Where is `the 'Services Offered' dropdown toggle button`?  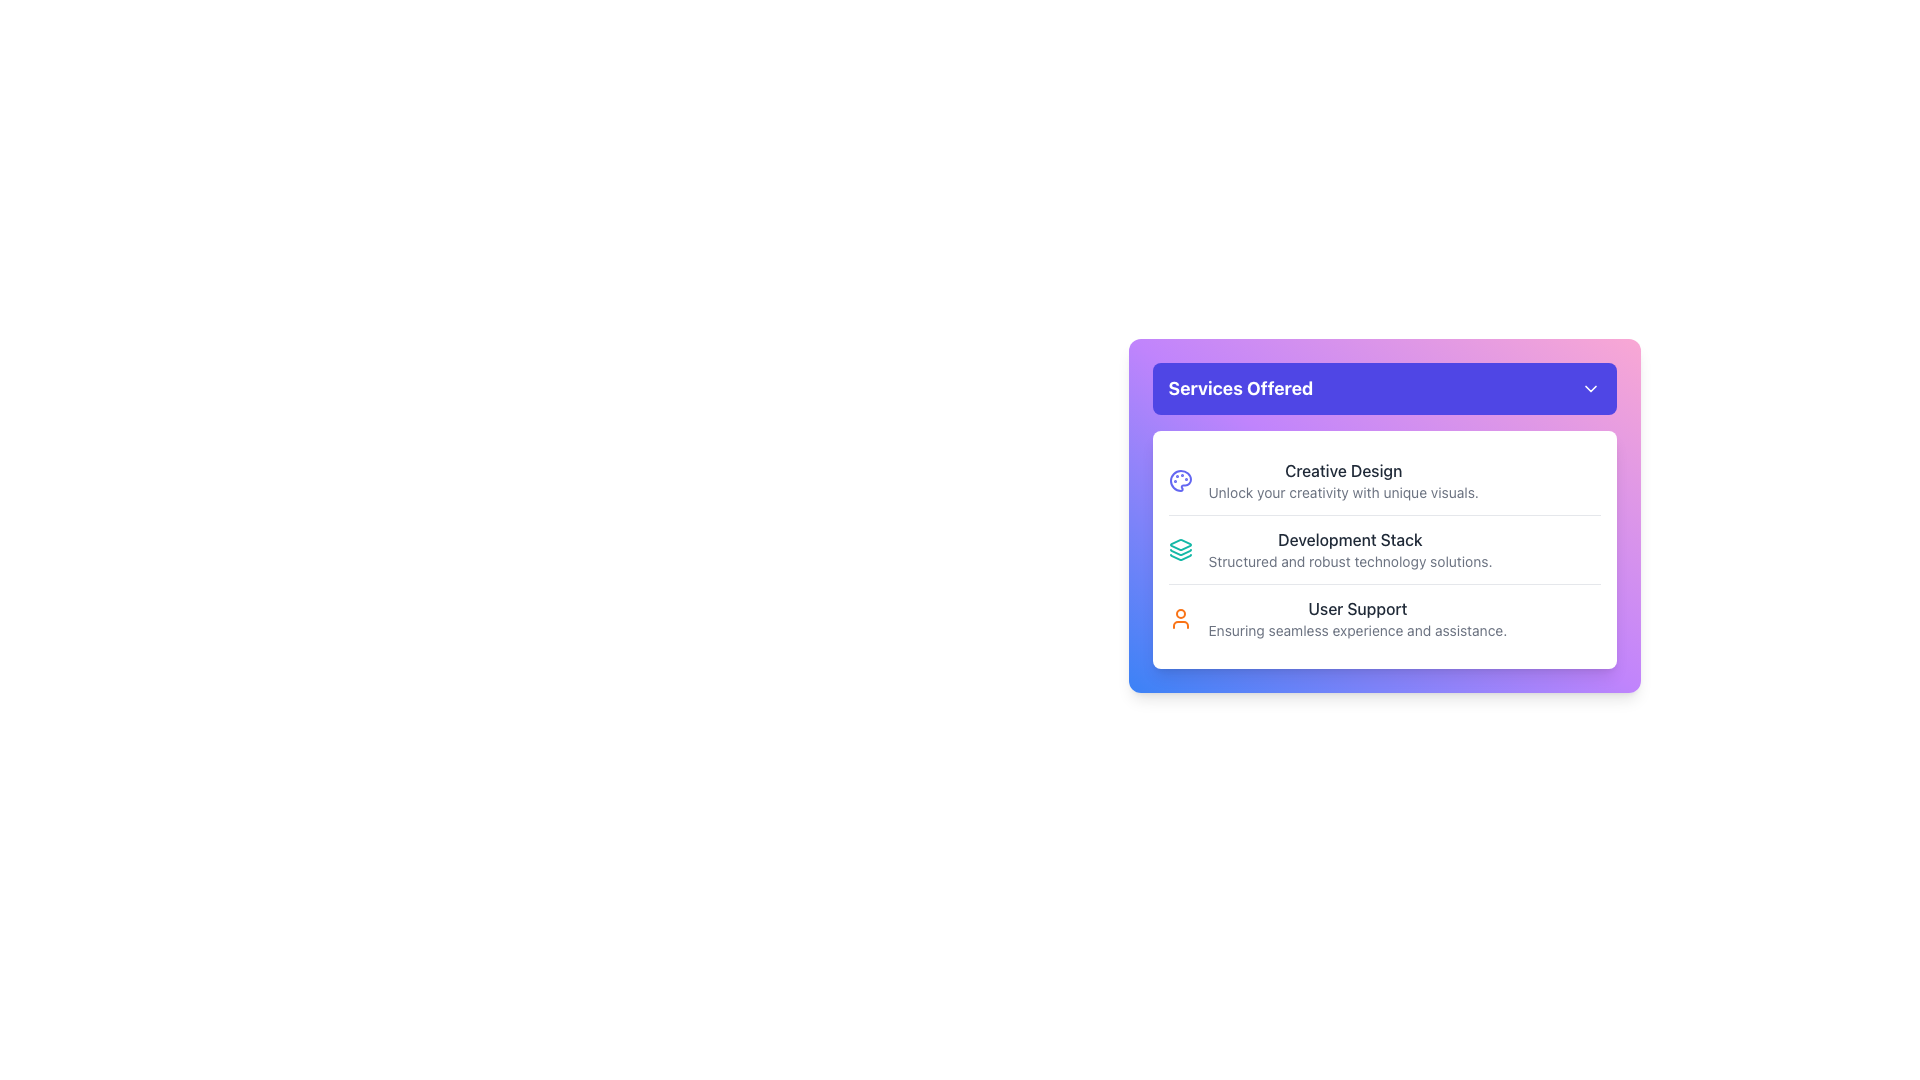
the 'Services Offered' dropdown toggle button is located at coordinates (1383, 389).